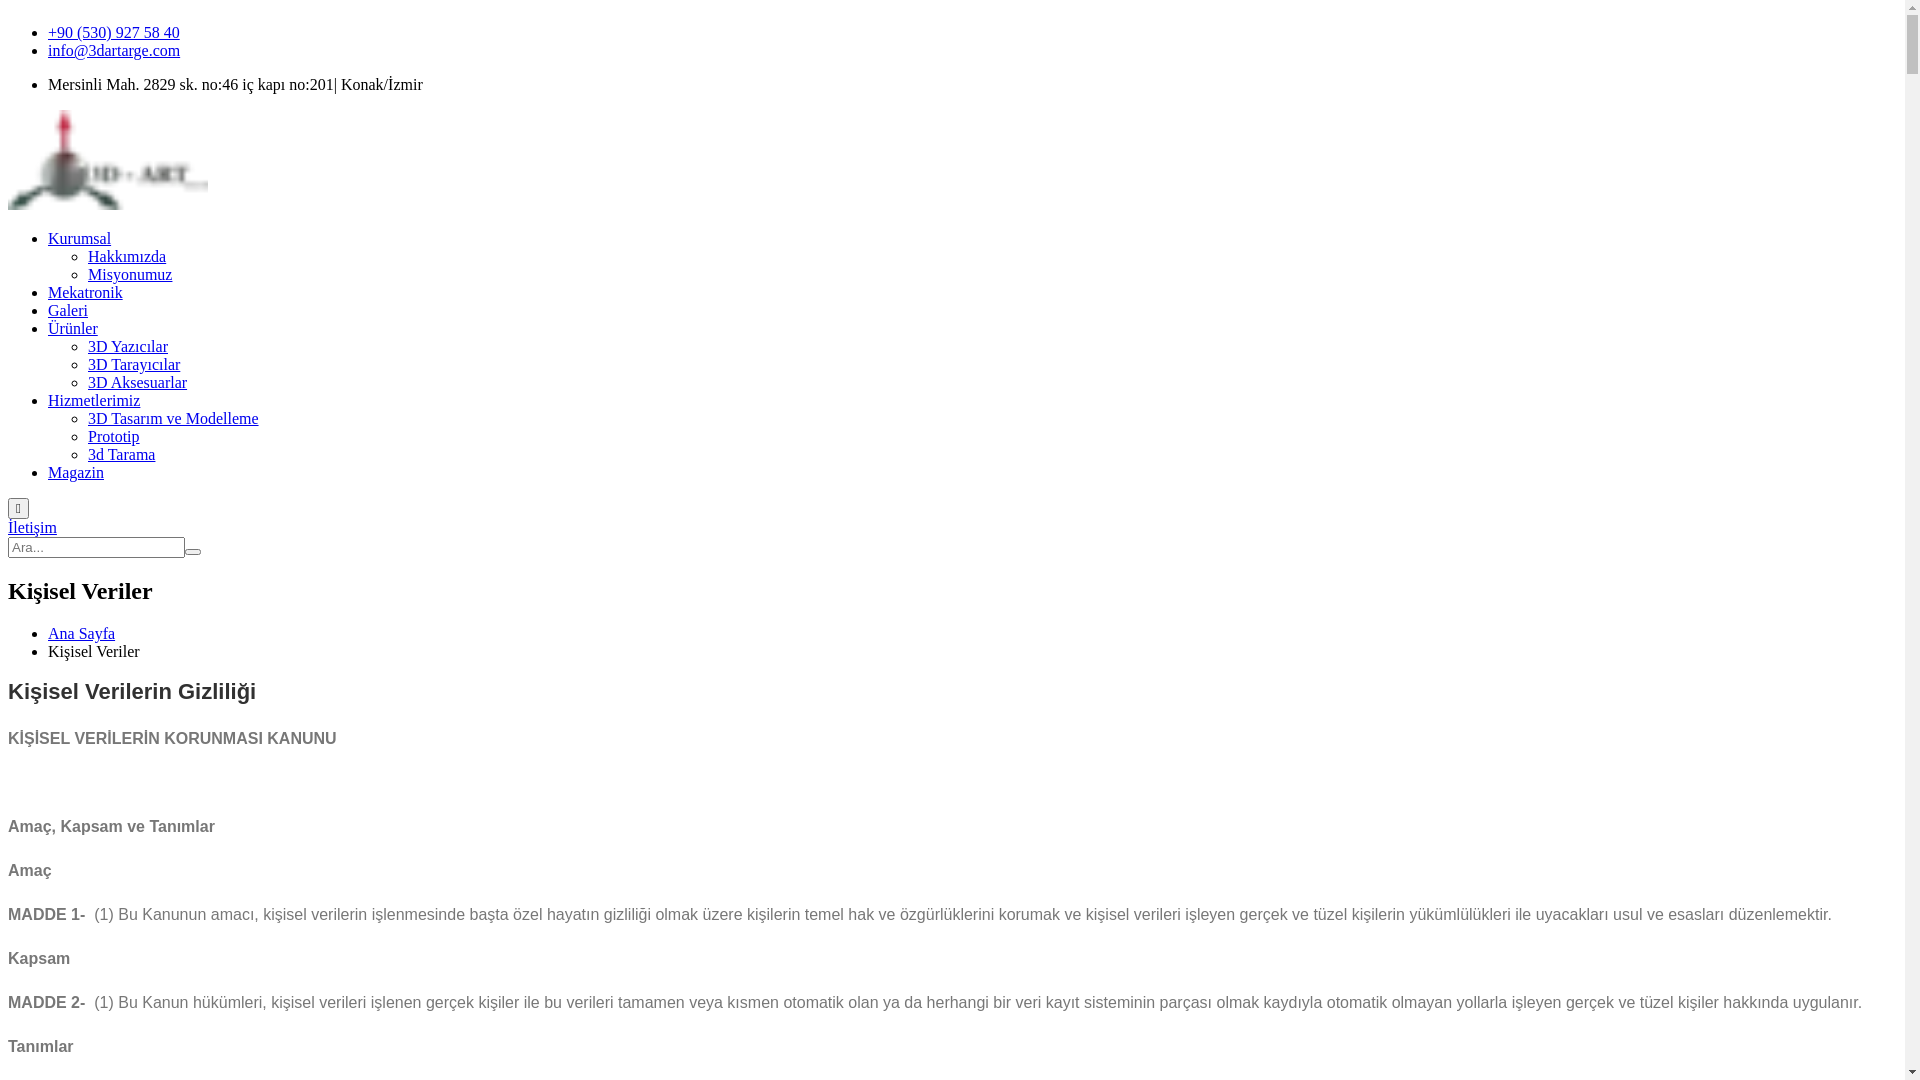  What do you see at coordinates (128, 274) in the screenshot?
I see `'Misyonumuz'` at bounding box center [128, 274].